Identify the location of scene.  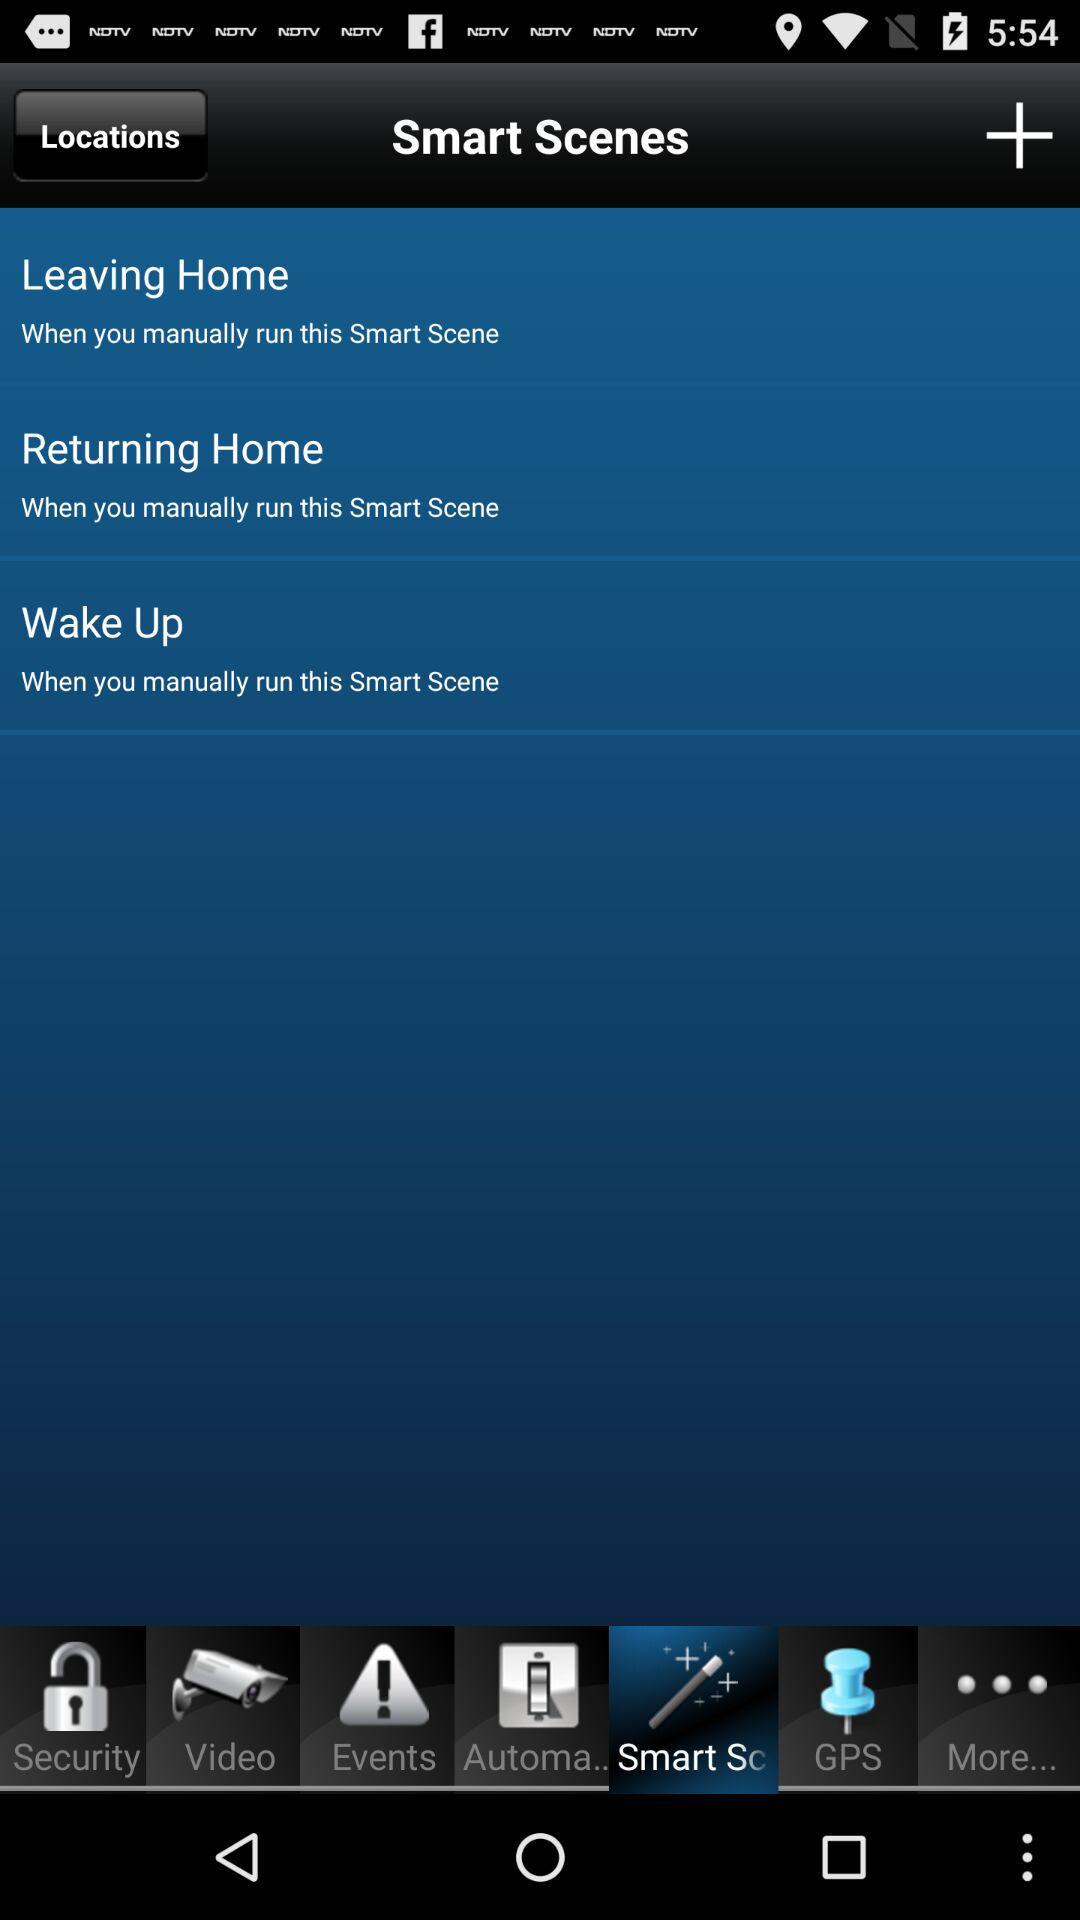
(1019, 134).